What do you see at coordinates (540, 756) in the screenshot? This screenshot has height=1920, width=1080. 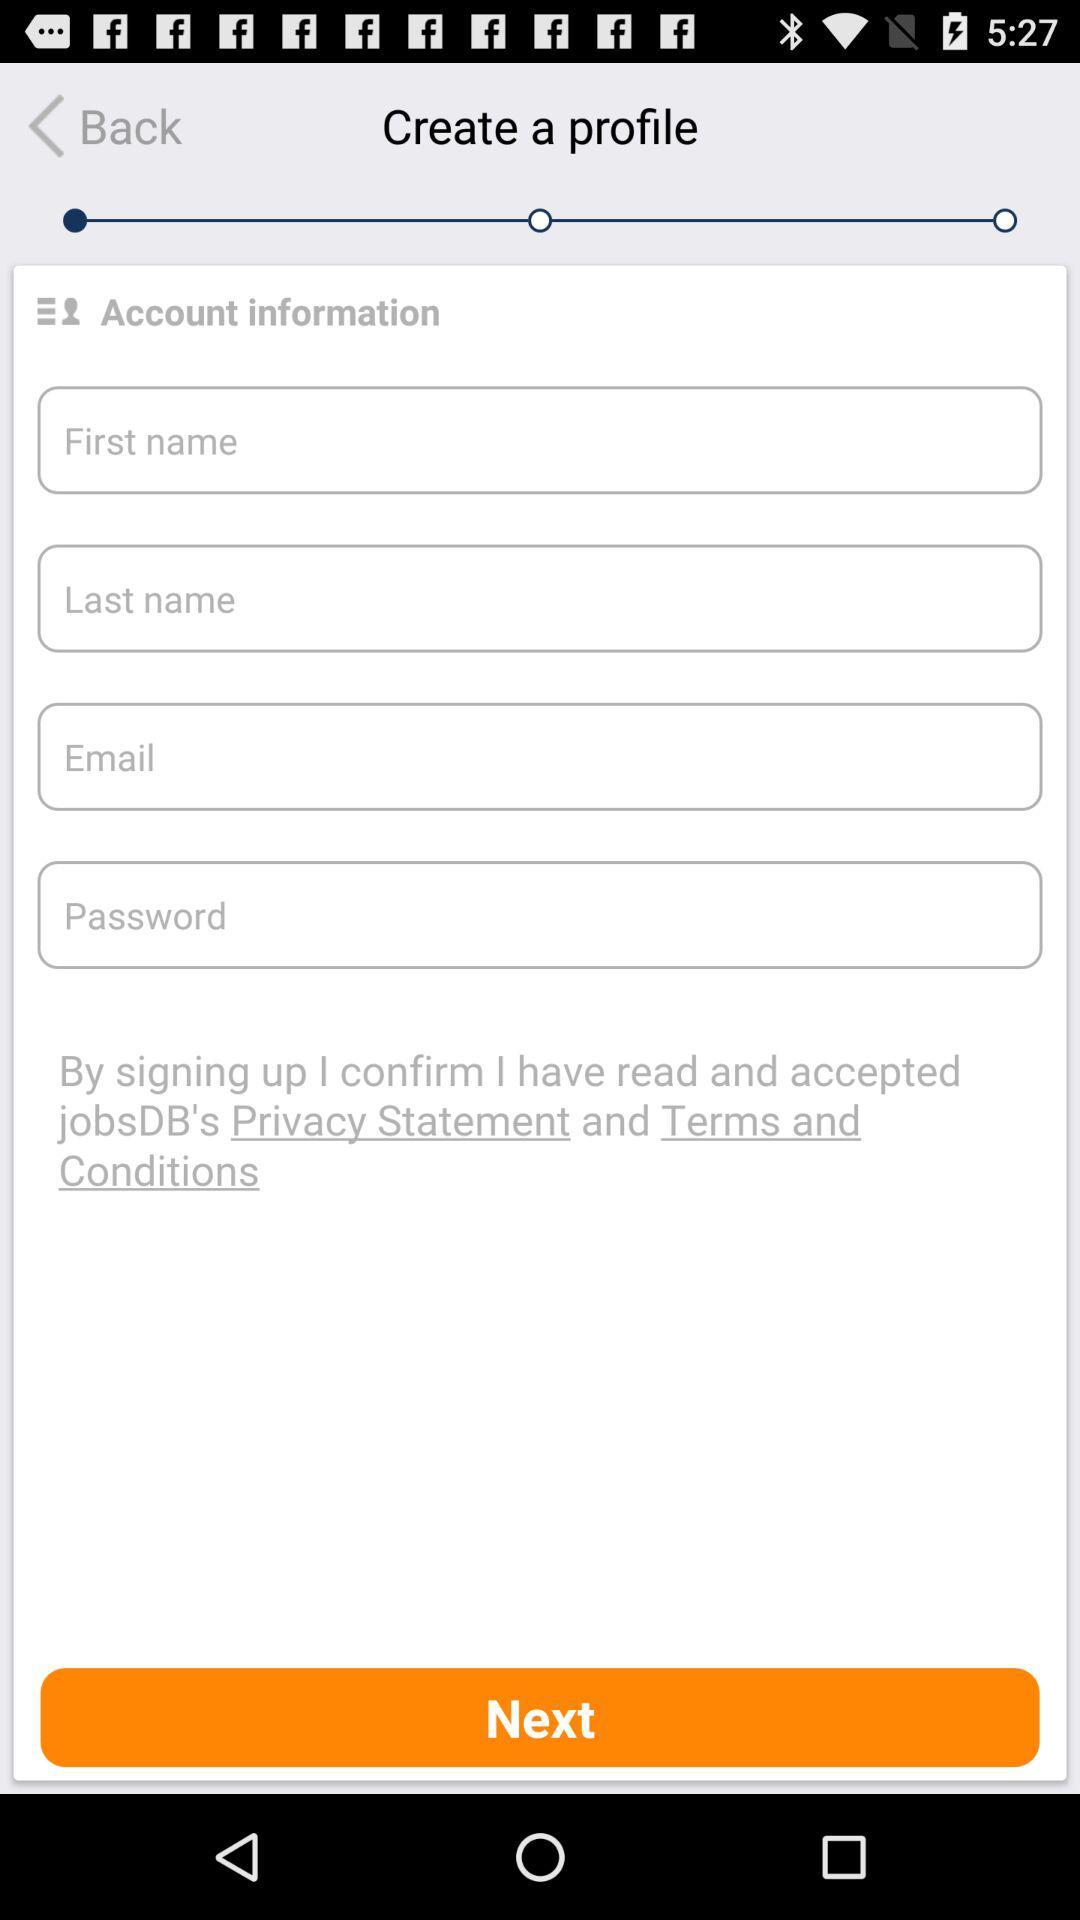 I see `the field which says email` at bounding box center [540, 756].